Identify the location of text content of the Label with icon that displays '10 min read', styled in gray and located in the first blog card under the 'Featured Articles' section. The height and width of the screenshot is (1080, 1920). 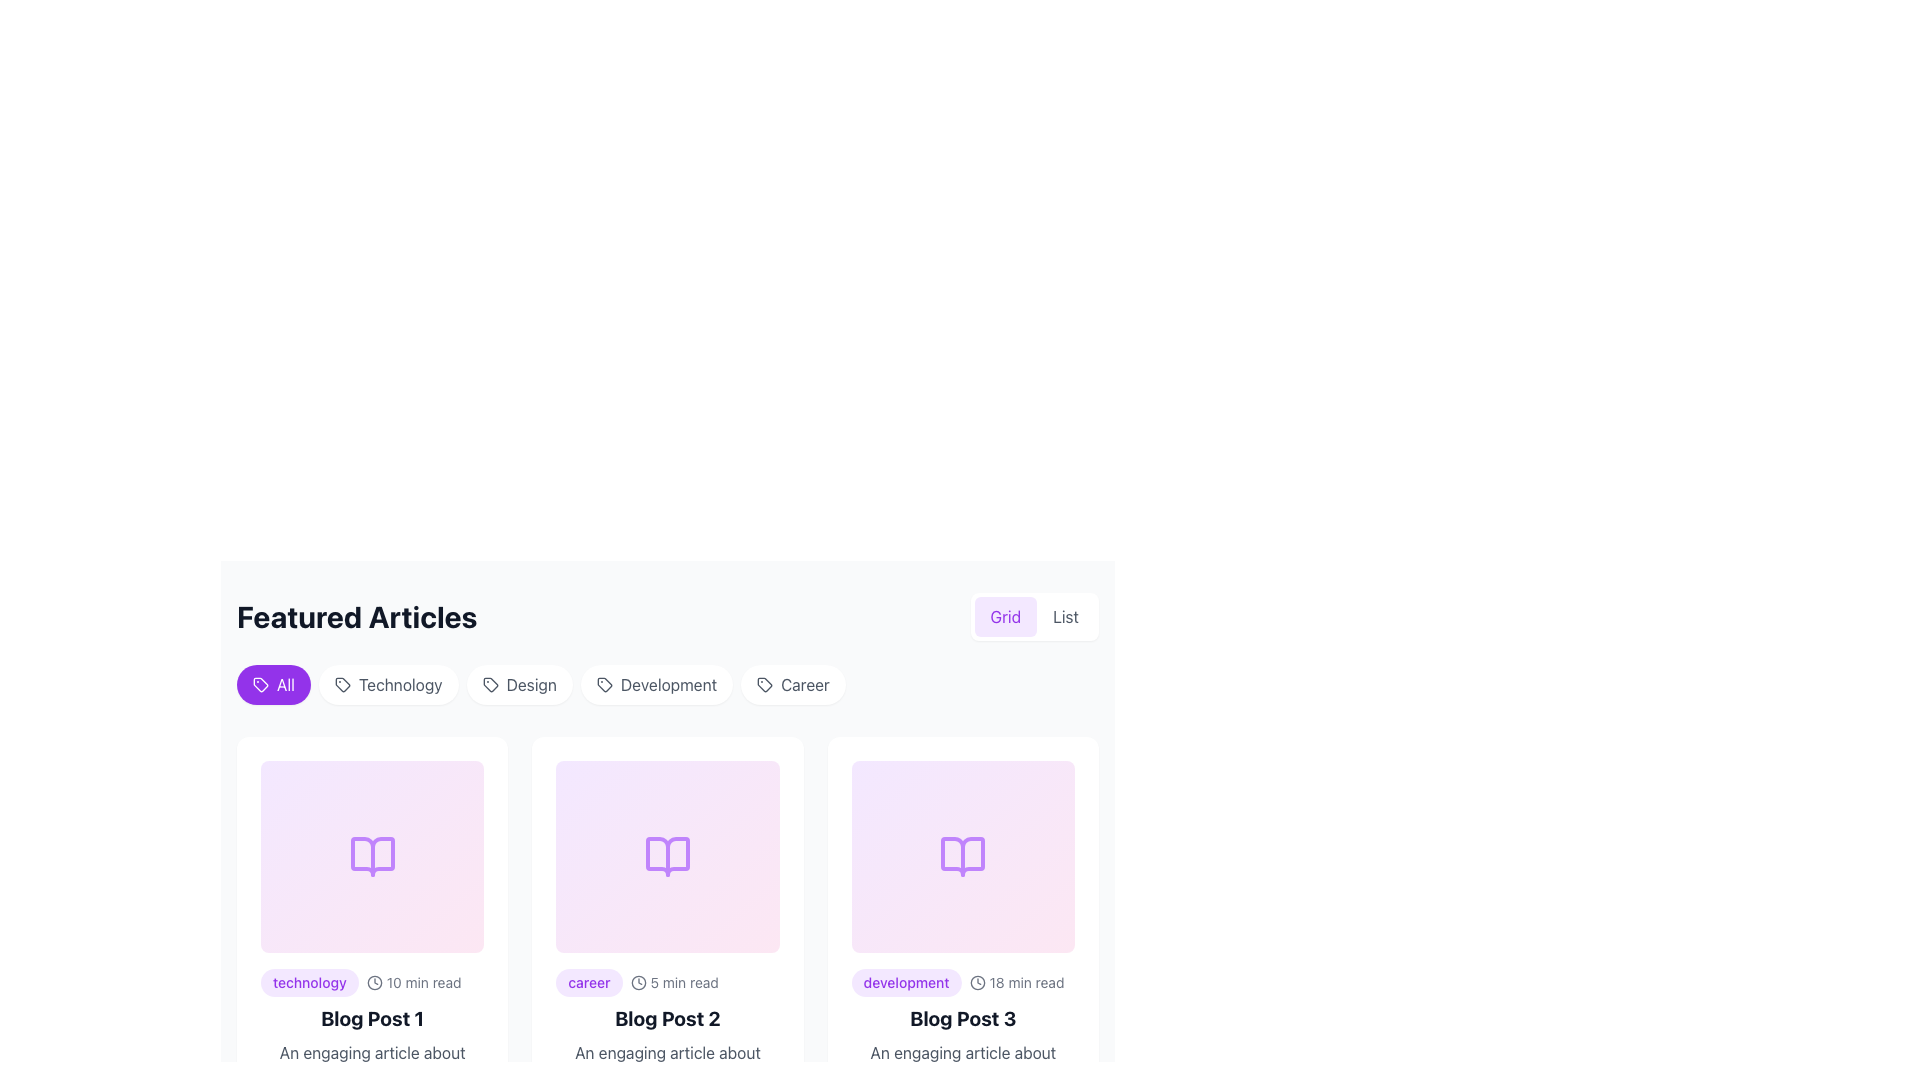
(413, 982).